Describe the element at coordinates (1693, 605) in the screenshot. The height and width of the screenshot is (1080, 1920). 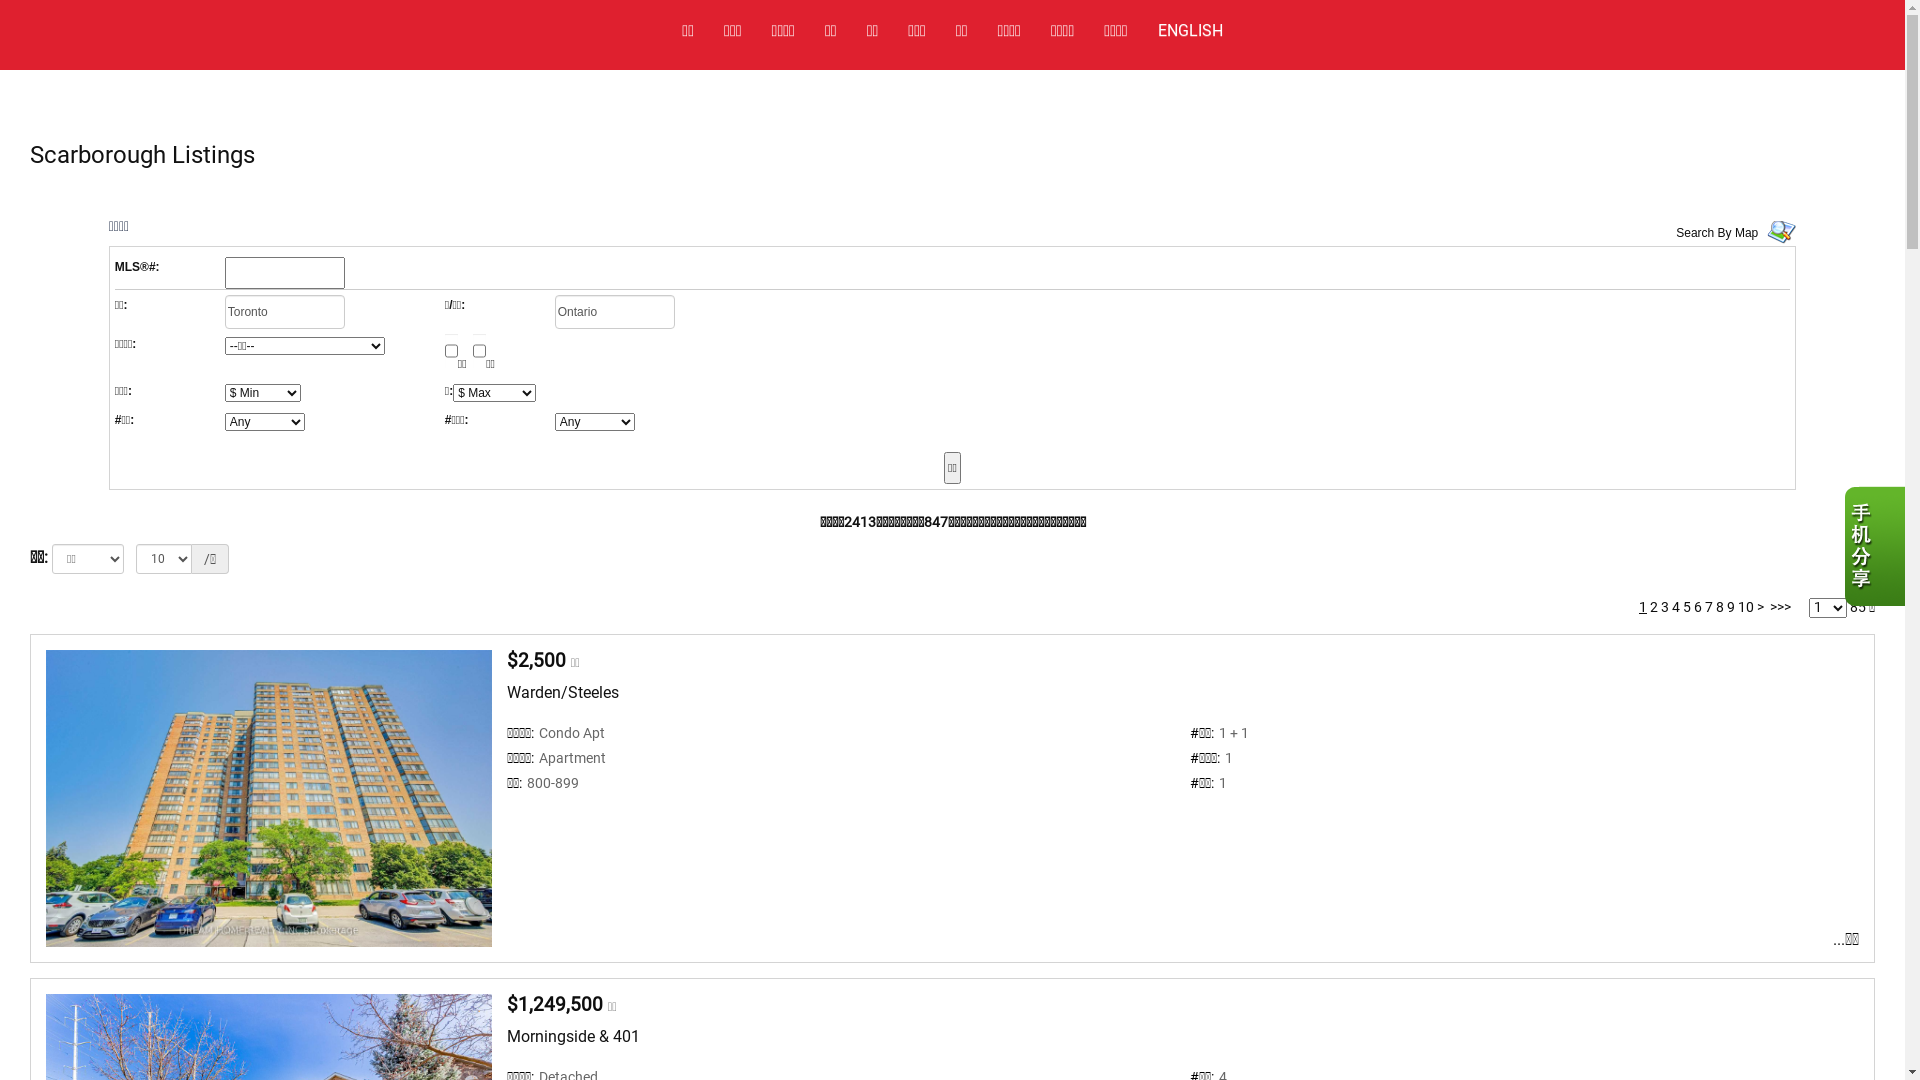
I see `'6'` at that location.